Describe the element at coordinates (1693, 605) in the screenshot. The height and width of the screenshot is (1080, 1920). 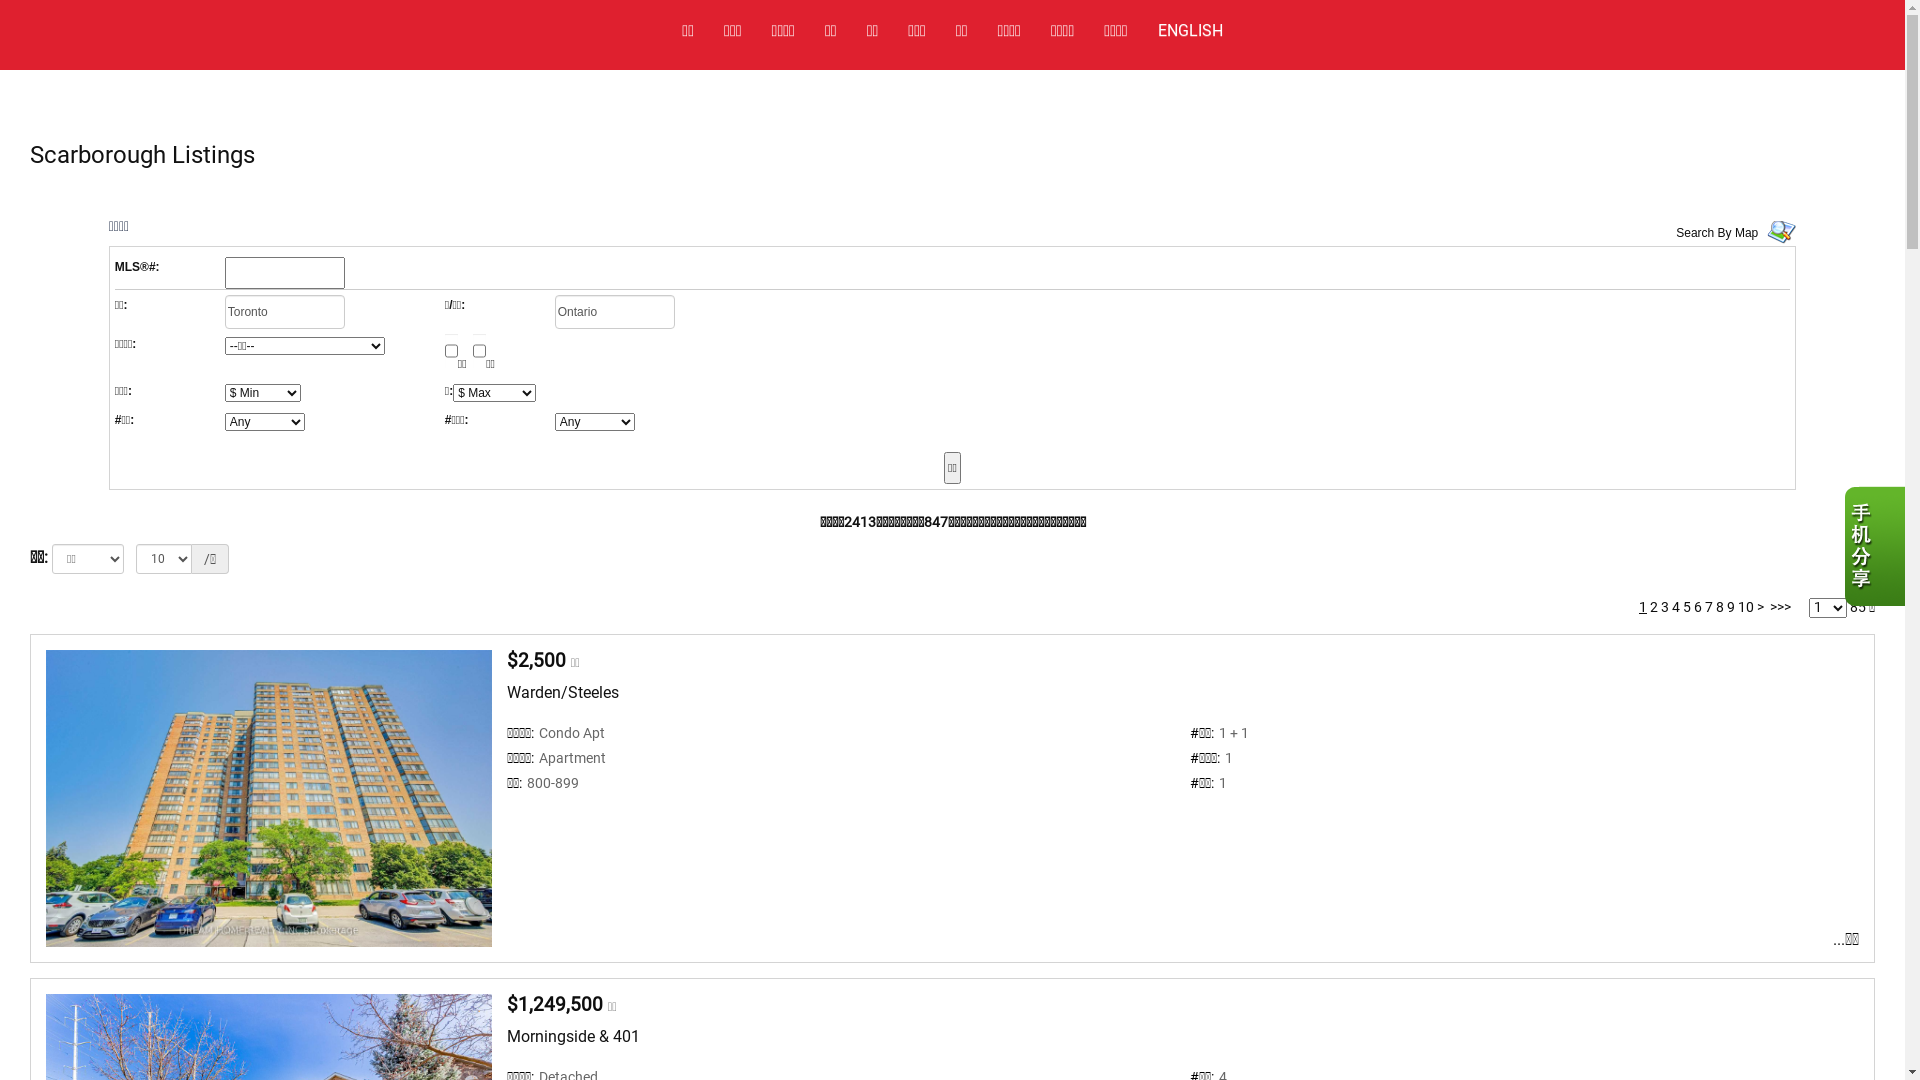
I see `'6'` at that location.